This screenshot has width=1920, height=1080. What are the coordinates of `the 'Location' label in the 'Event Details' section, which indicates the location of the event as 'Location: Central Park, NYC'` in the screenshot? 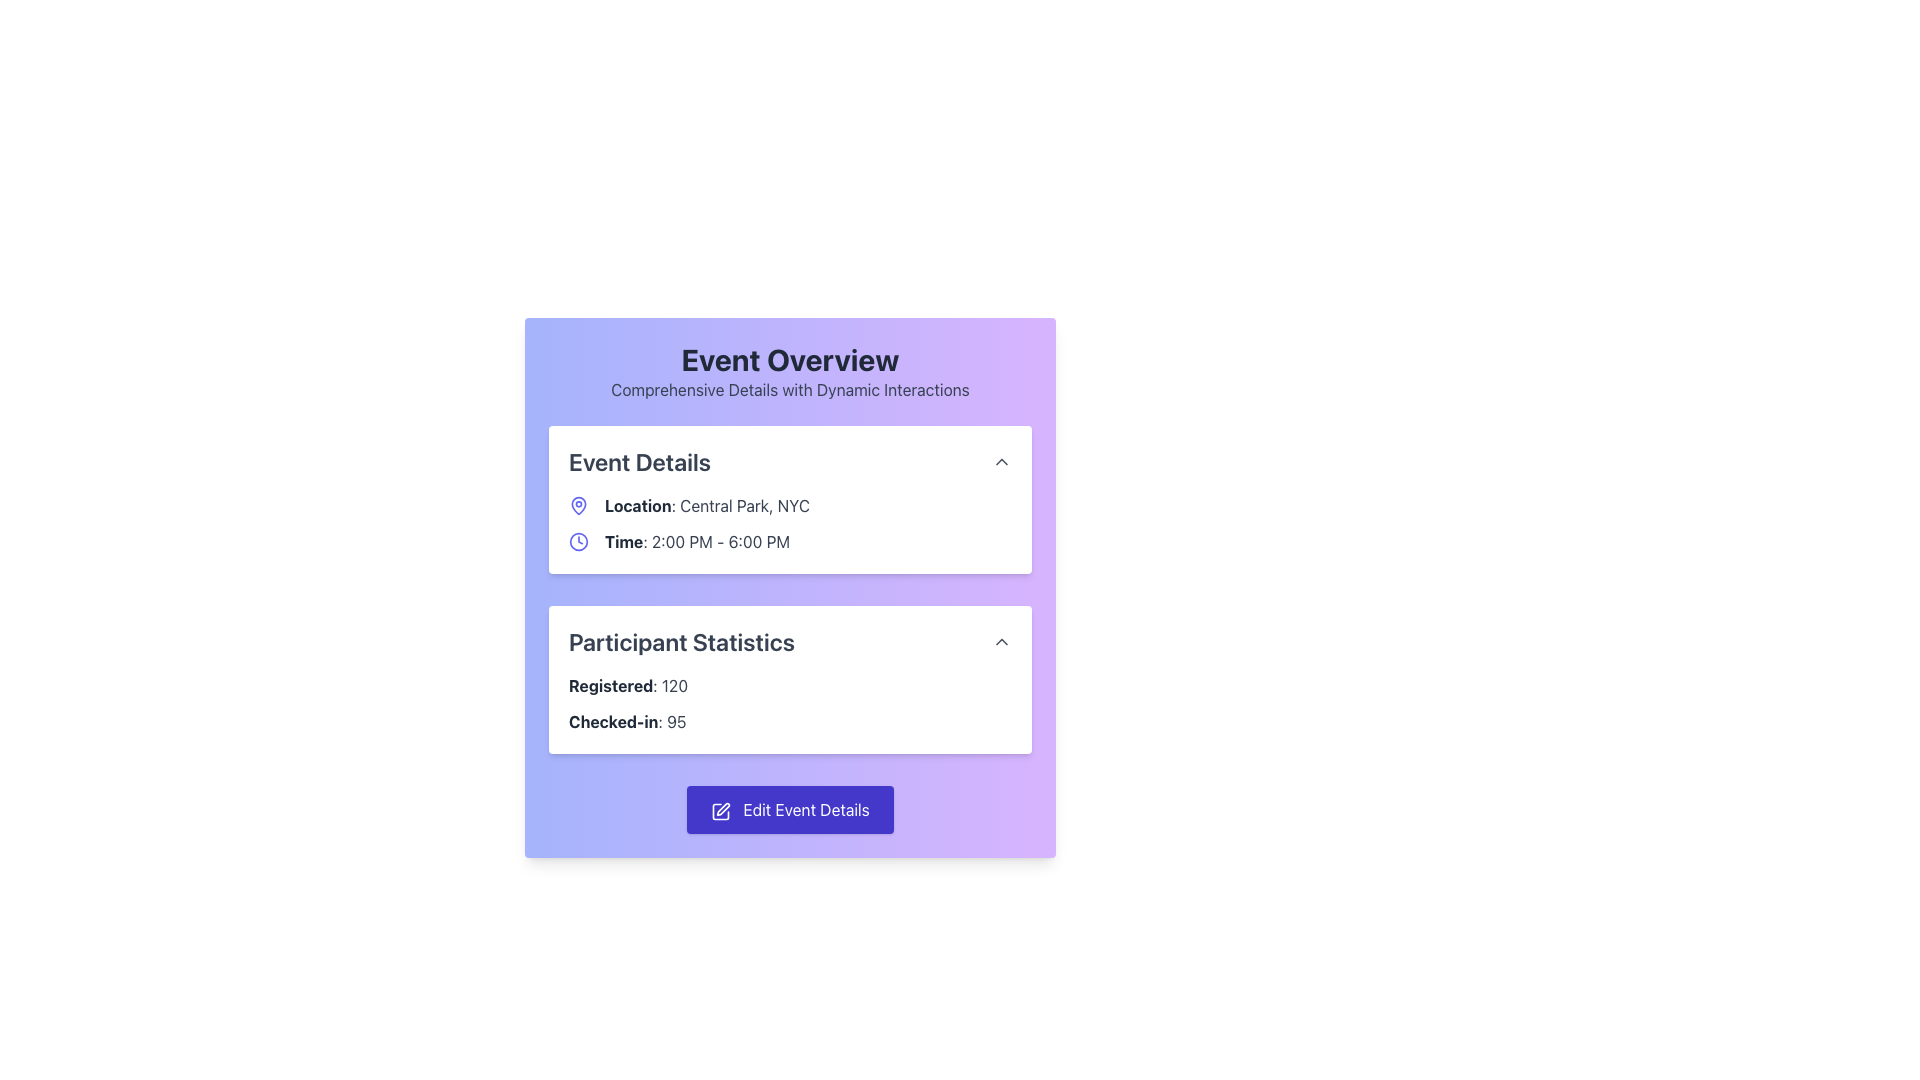 It's located at (637, 504).